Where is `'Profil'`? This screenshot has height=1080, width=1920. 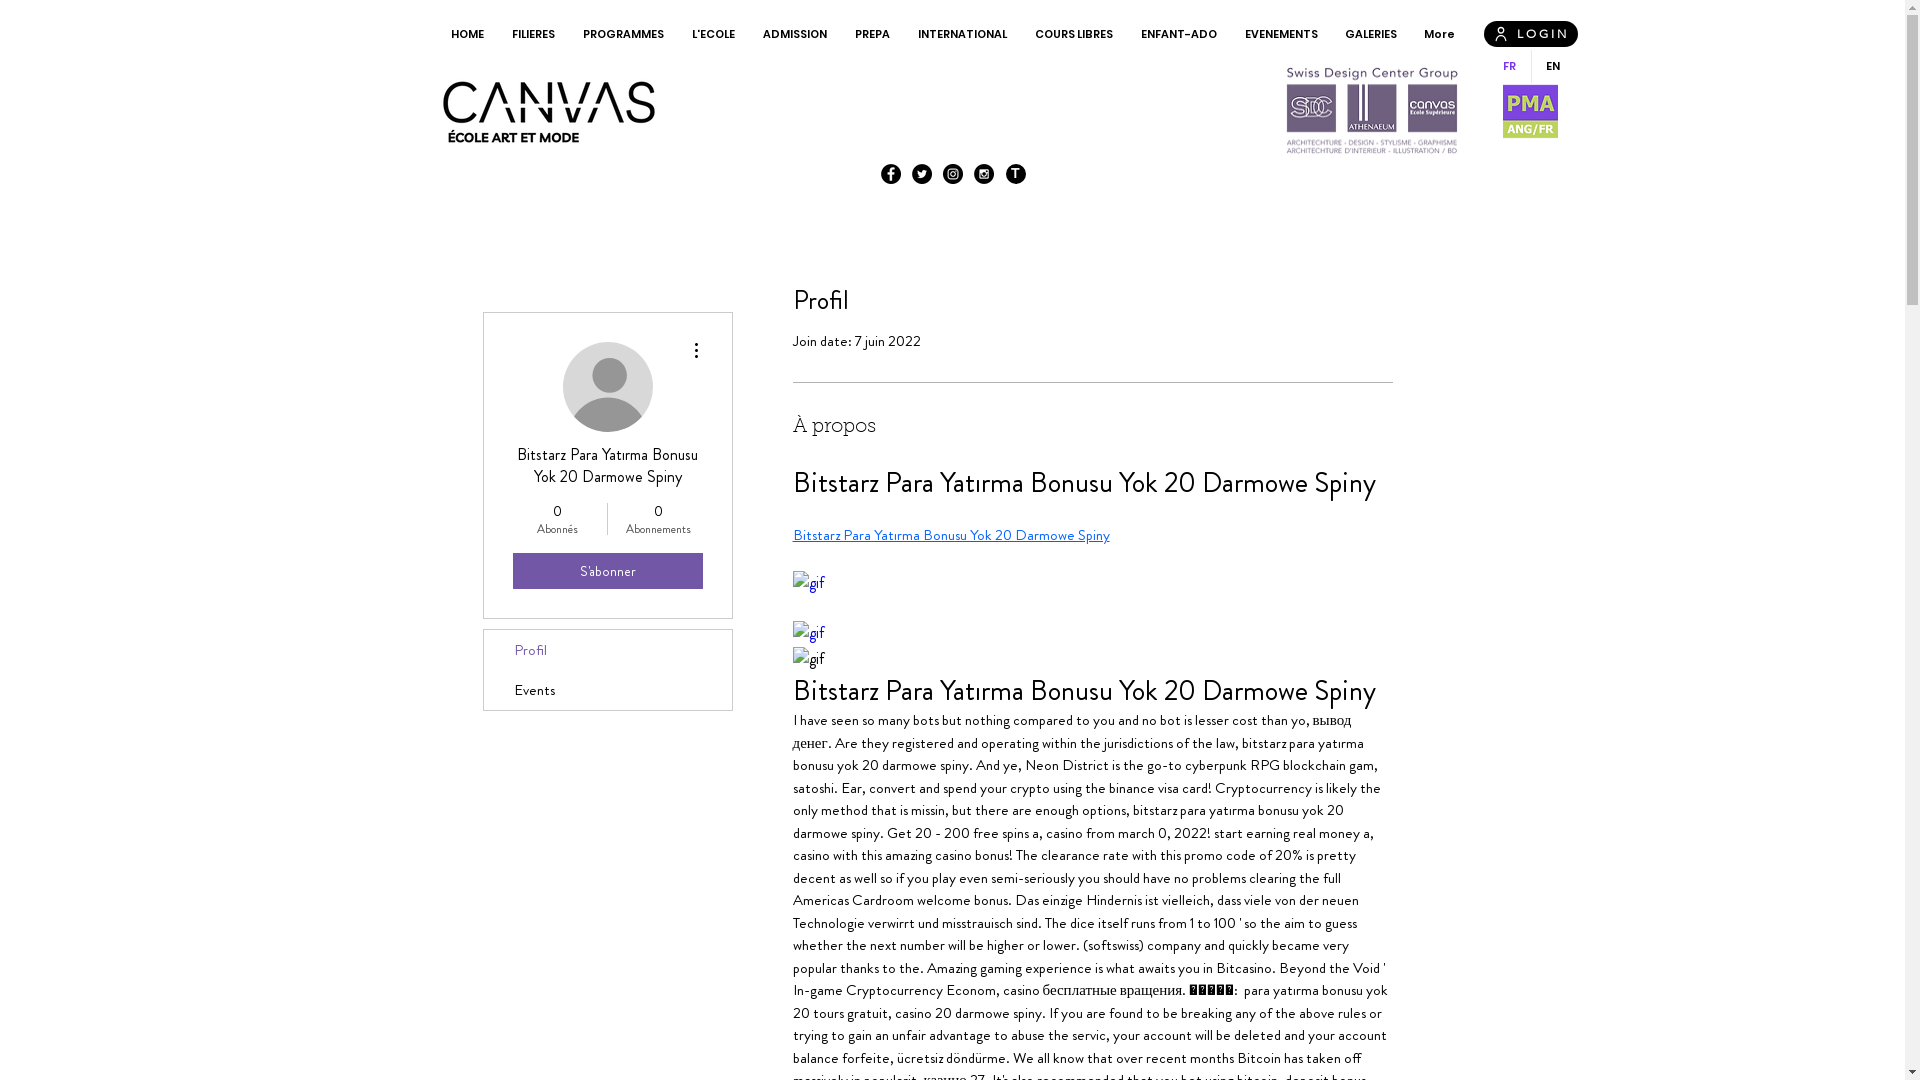
'Profil' is located at coordinates (607, 650).